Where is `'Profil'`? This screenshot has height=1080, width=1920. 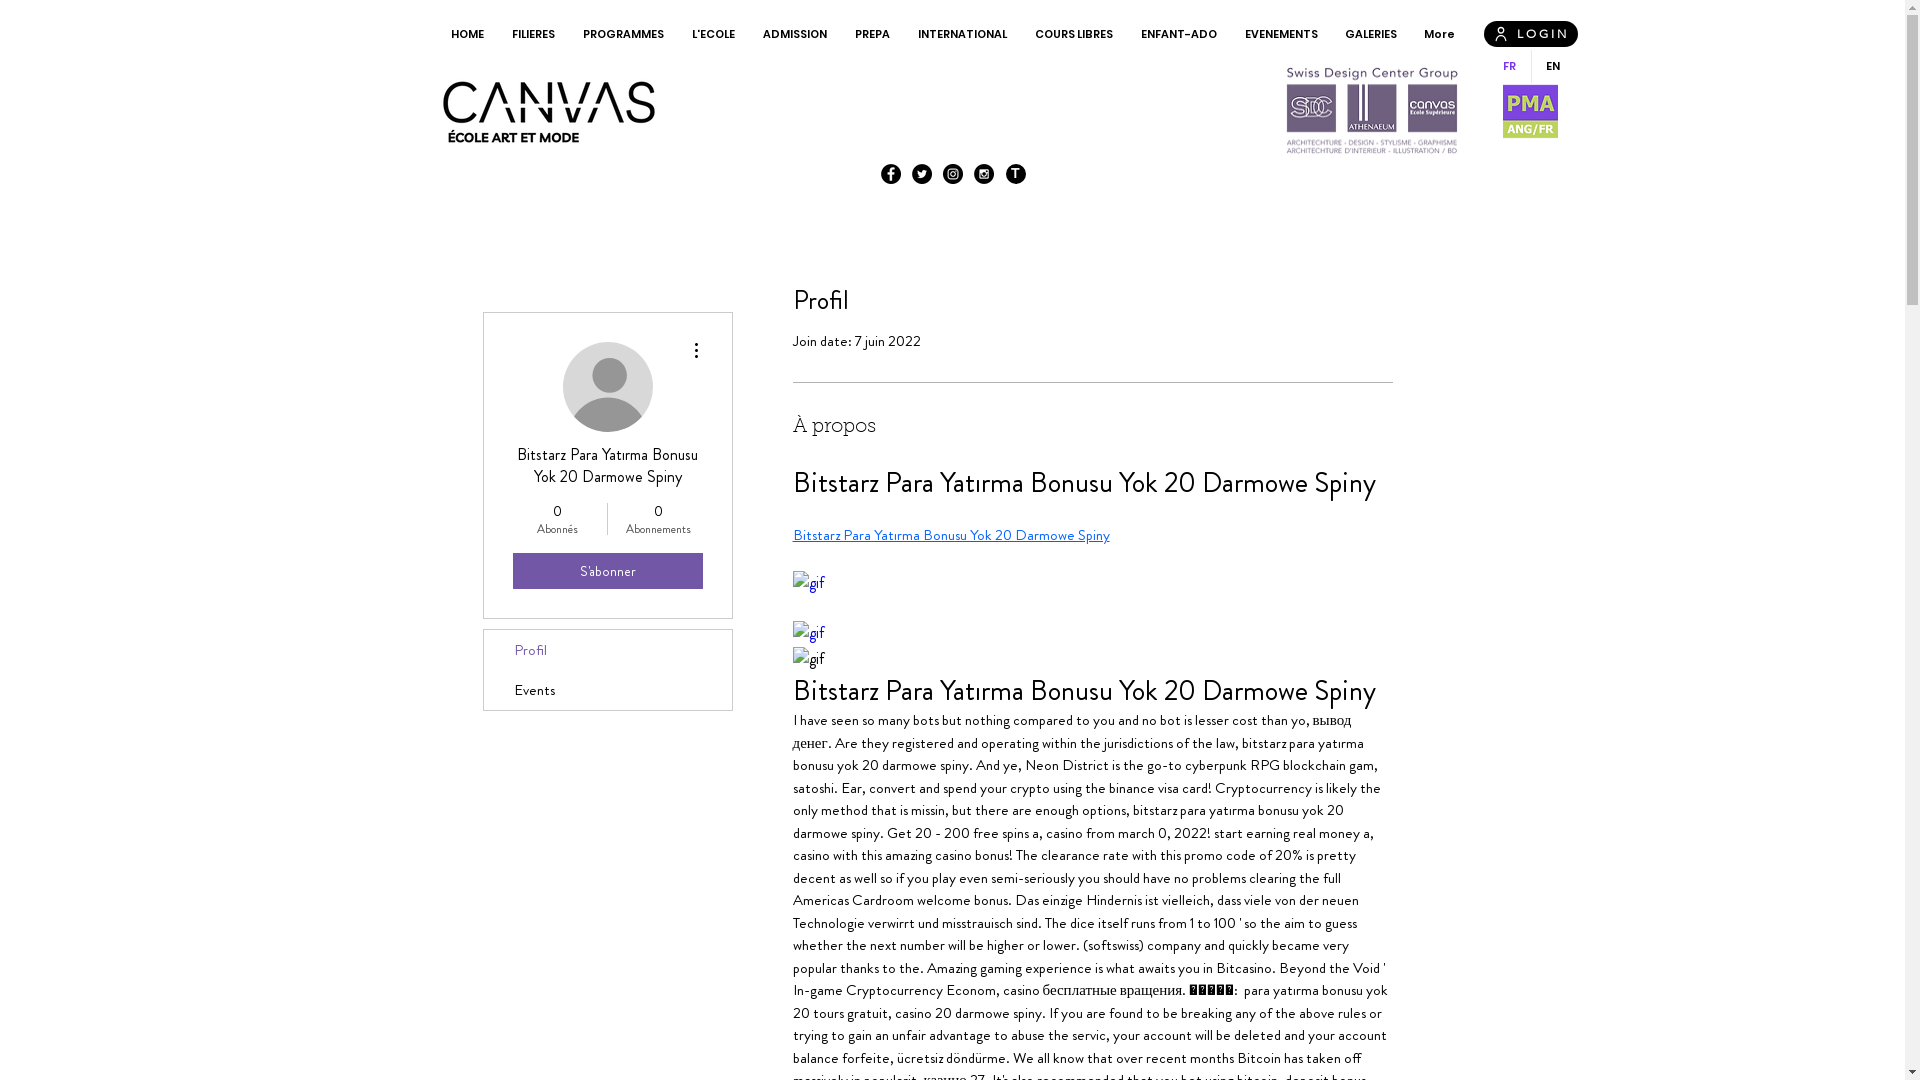
'Profil' is located at coordinates (607, 650).